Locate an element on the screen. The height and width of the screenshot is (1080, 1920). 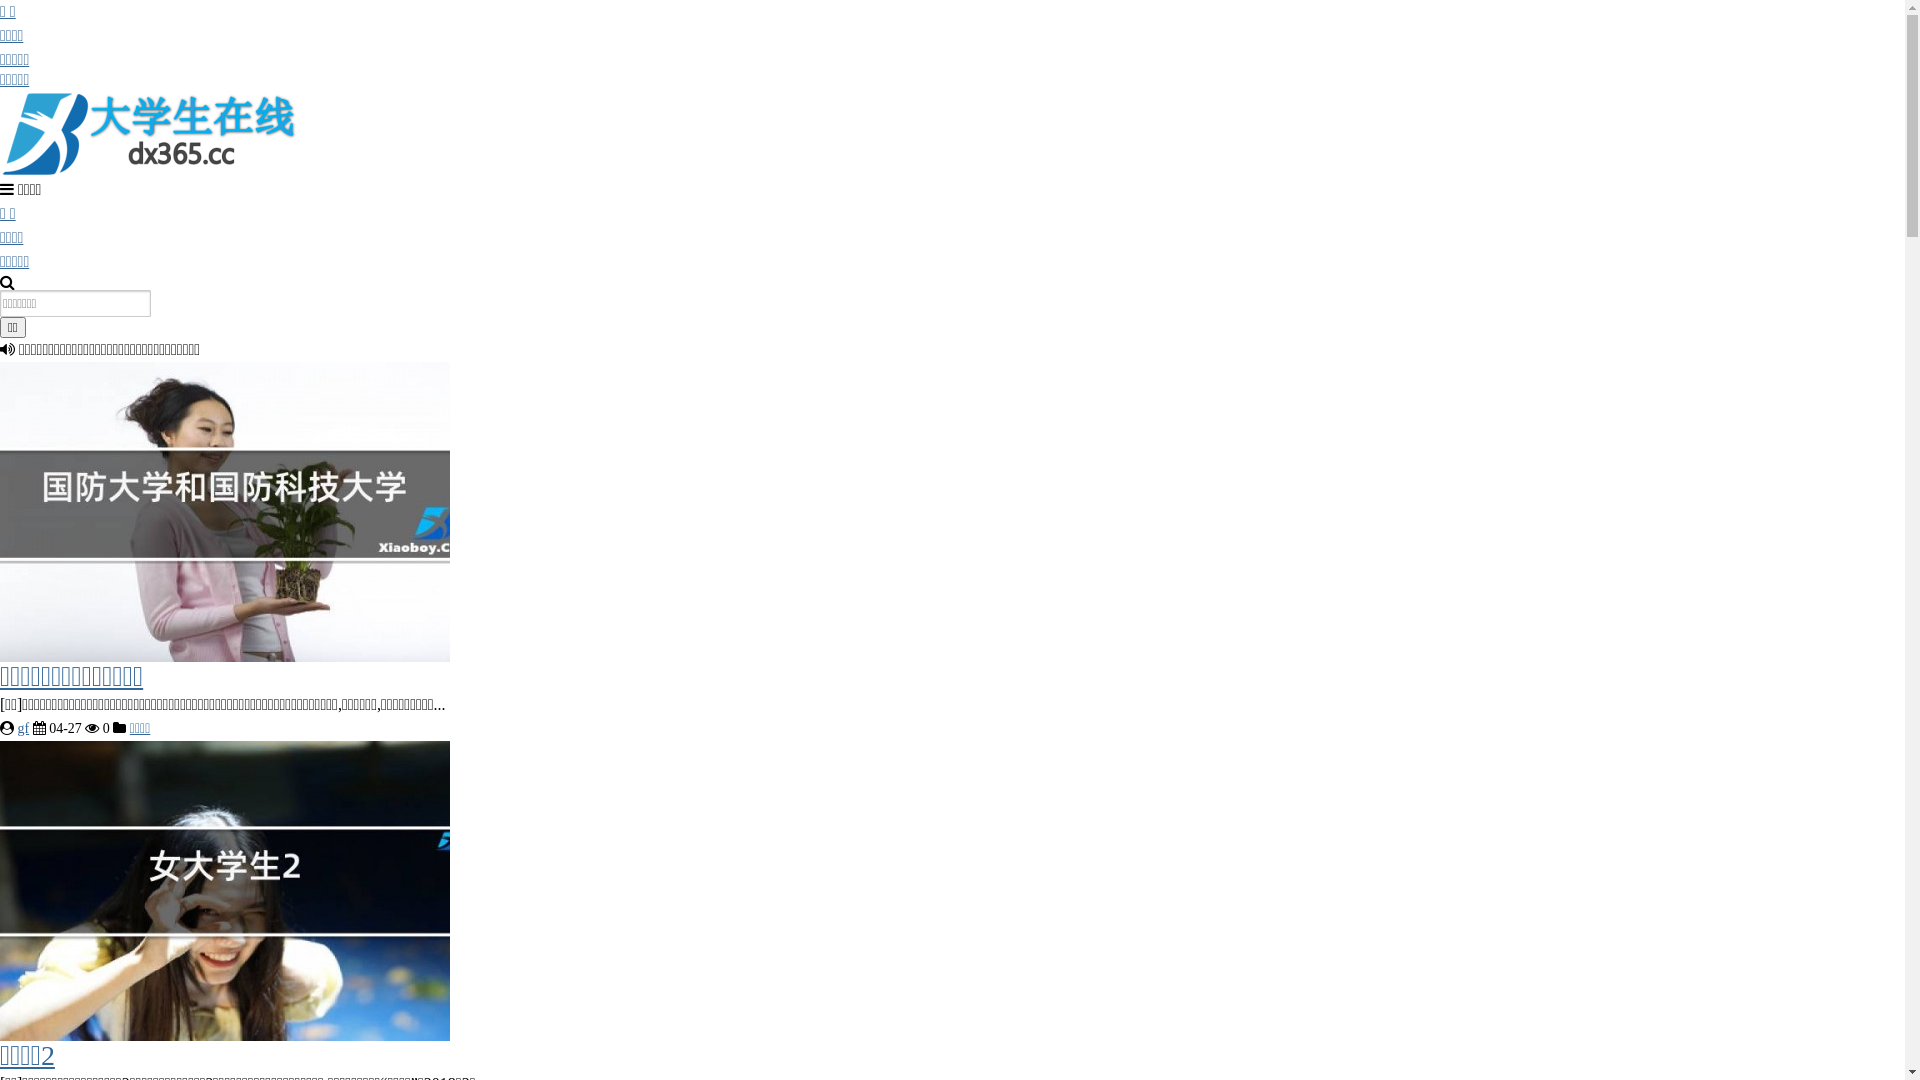
'gf' is located at coordinates (24, 728).